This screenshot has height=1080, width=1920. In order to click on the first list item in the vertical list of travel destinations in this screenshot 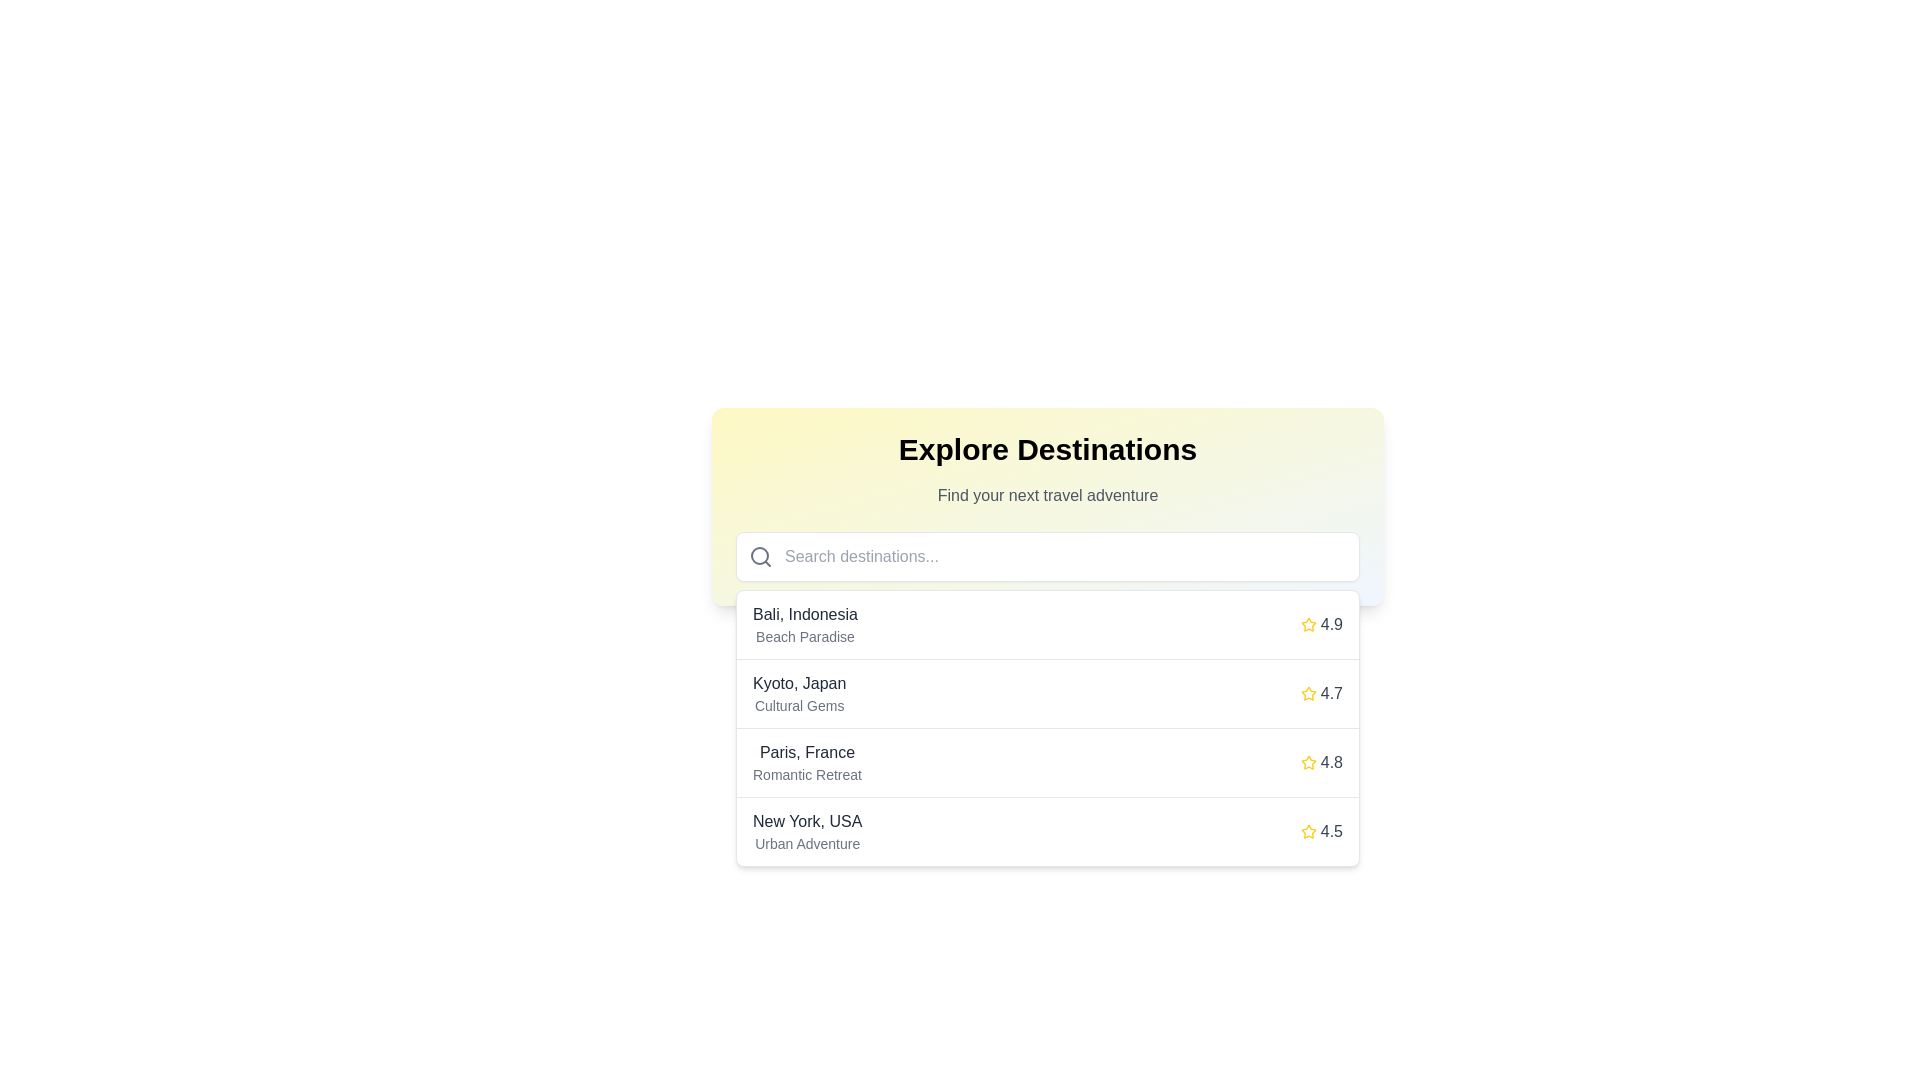, I will do `click(1046, 624)`.